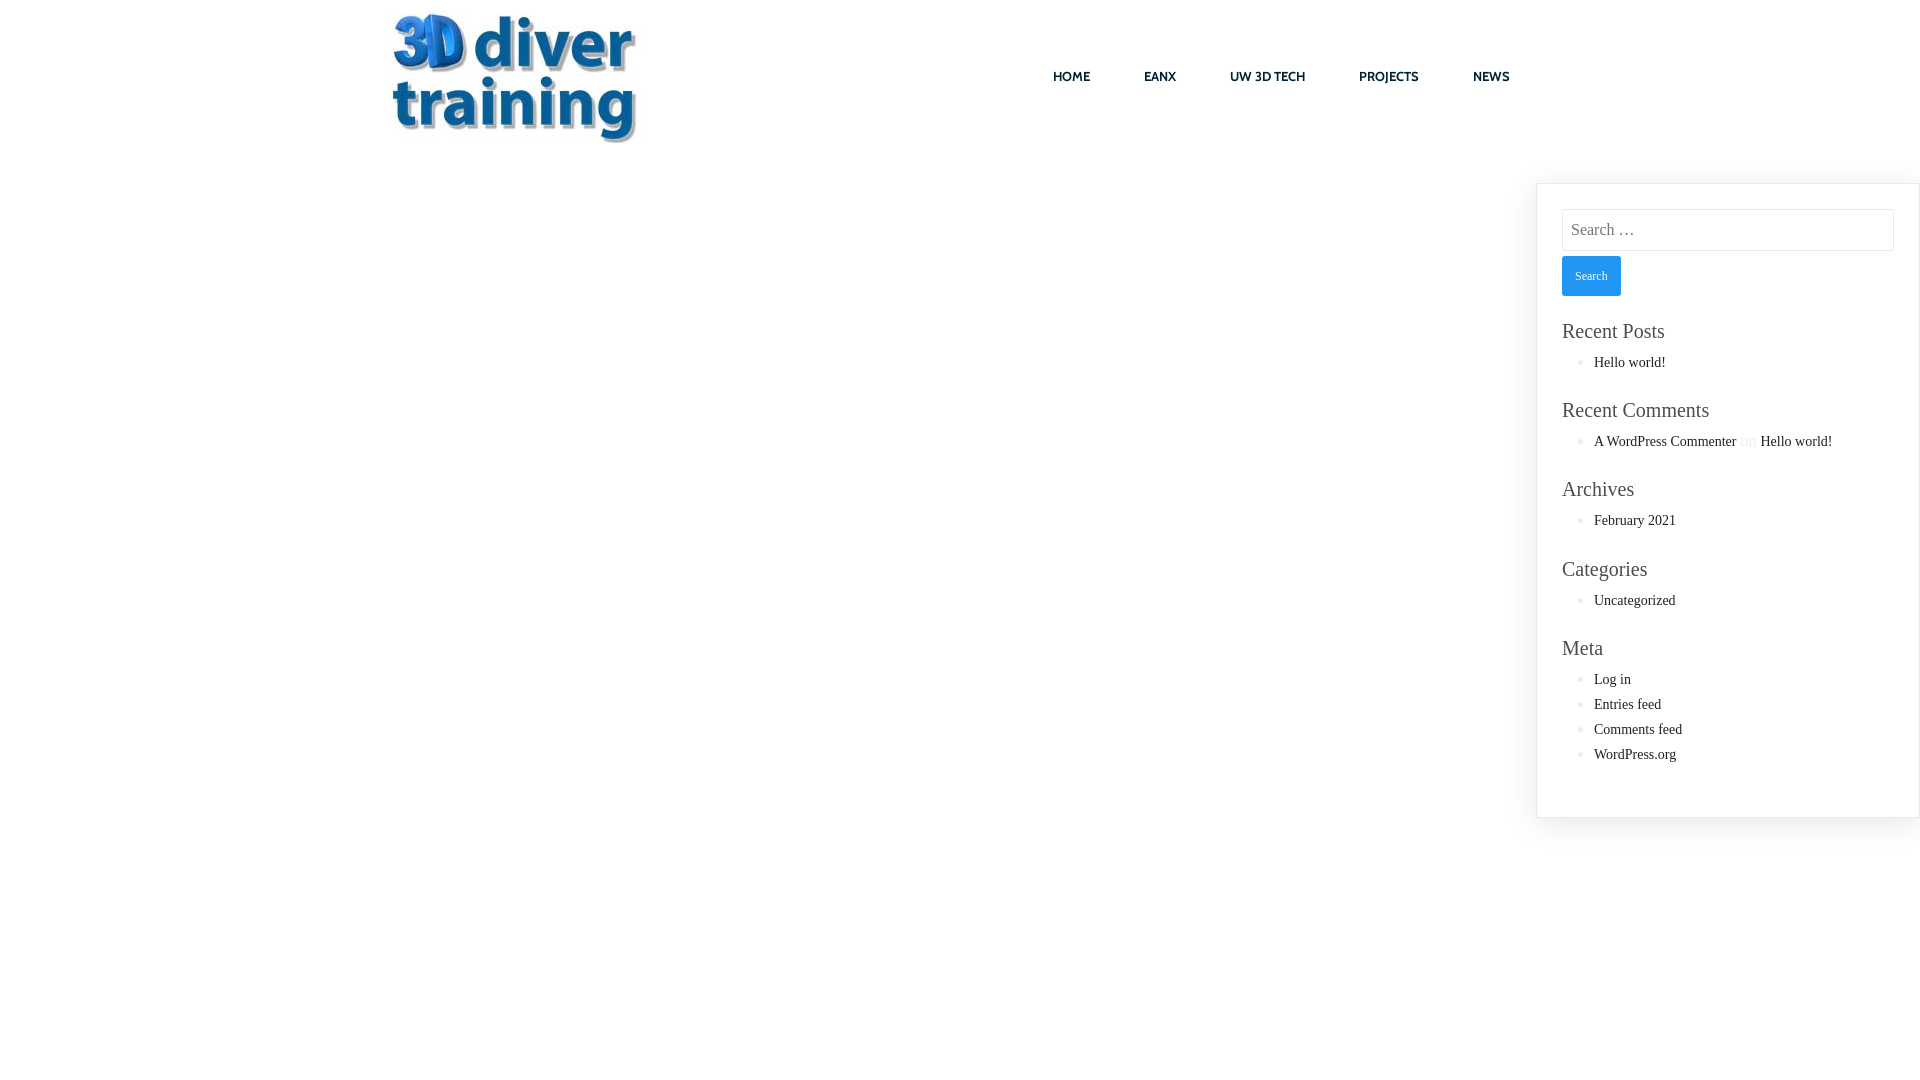 This screenshot has height=1080, width=1920. Describe the element at coordinates (1635, 754) in the screenshot. I see `'WordPress.org'` at that location.